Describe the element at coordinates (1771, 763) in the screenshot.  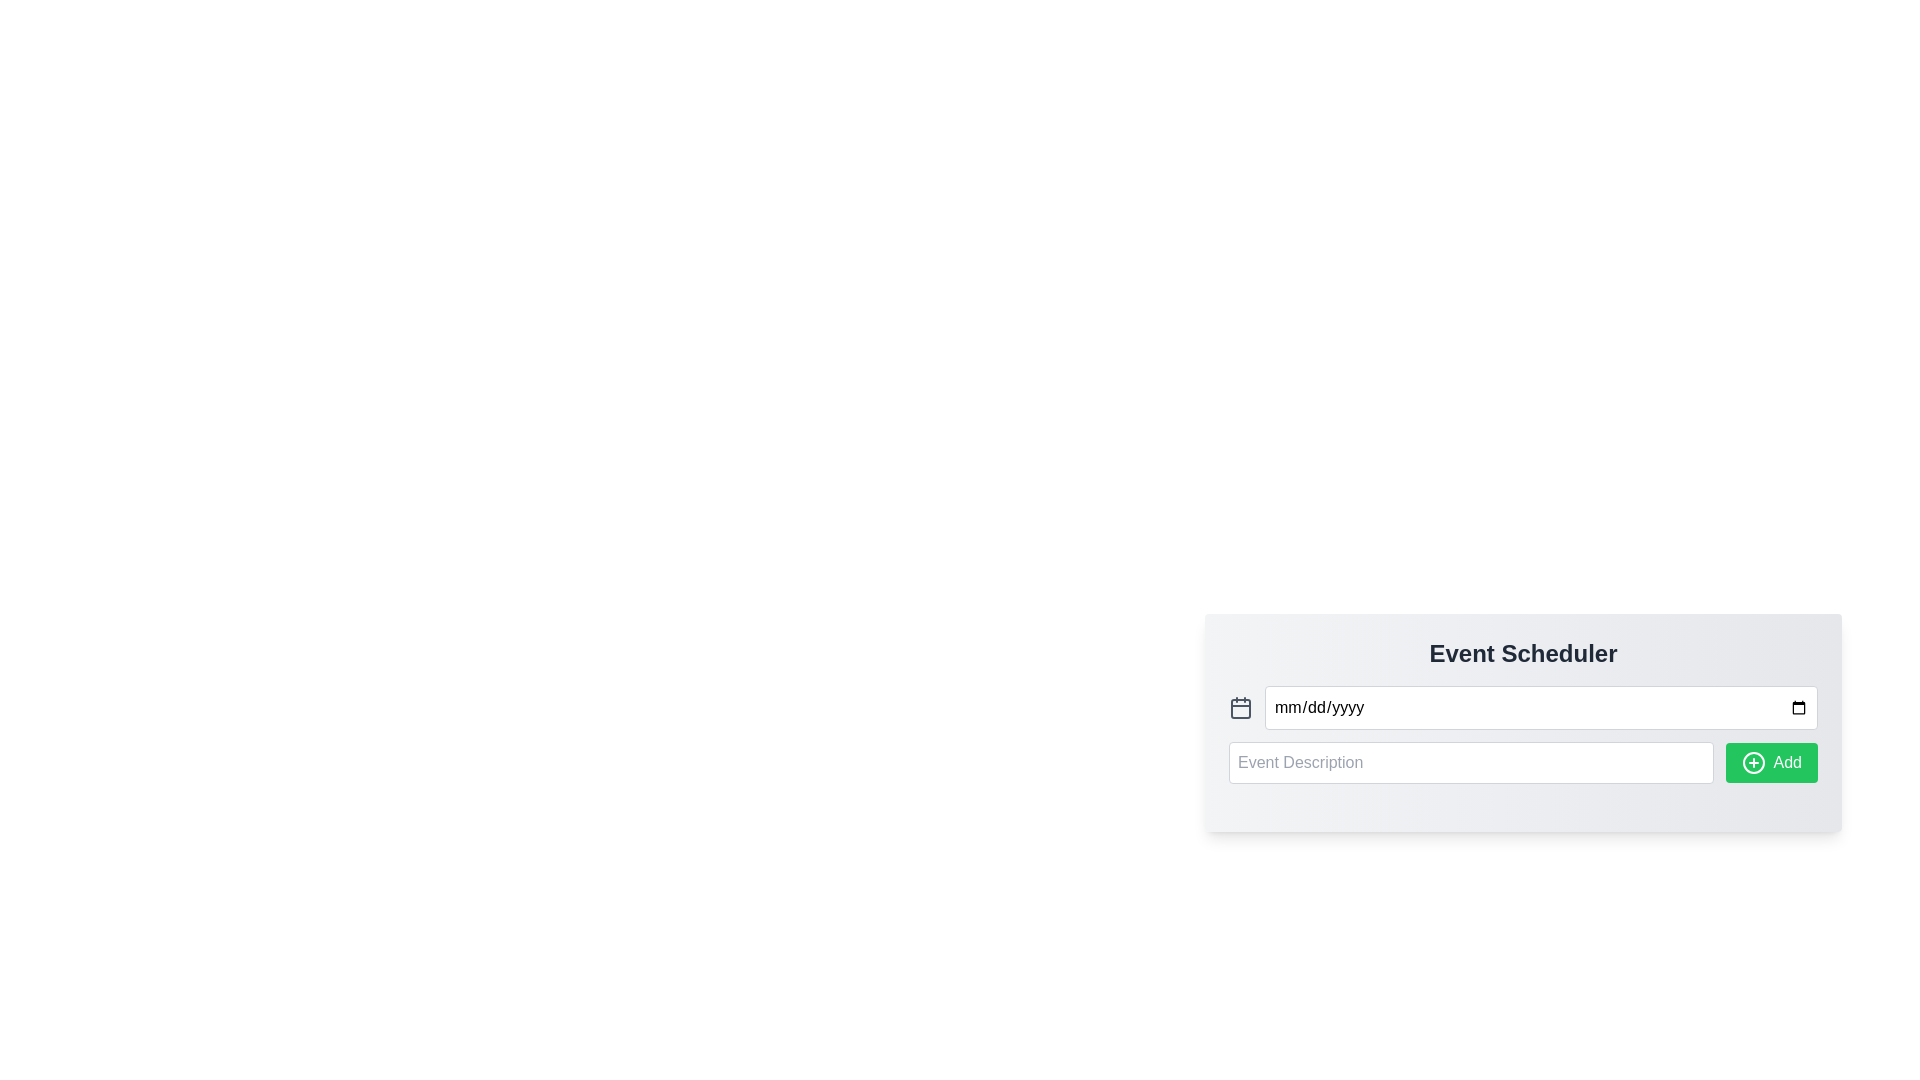
I see `the green 'Add' button with white text and a plus sign icon located on the rightmost side of the input form` at that location.